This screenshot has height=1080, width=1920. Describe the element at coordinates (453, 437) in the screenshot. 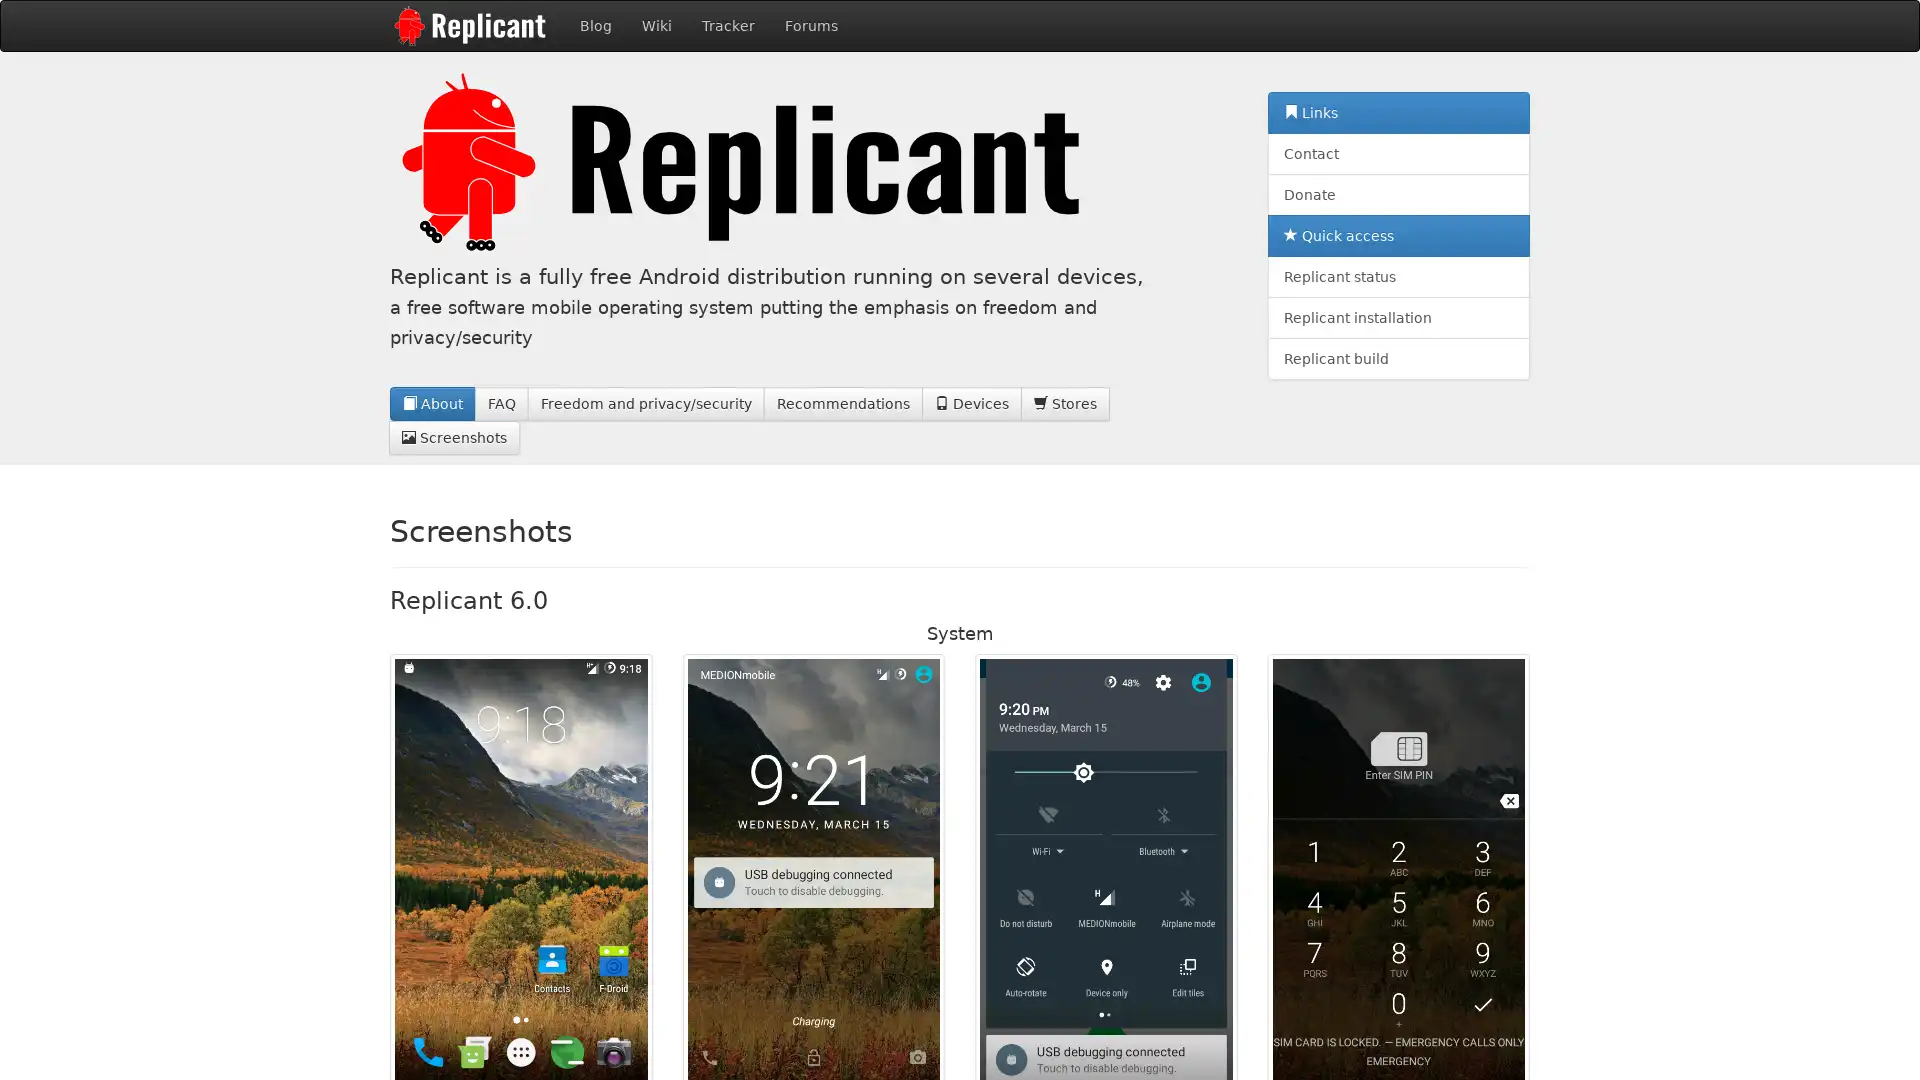

I see `Screenshots` at that location.